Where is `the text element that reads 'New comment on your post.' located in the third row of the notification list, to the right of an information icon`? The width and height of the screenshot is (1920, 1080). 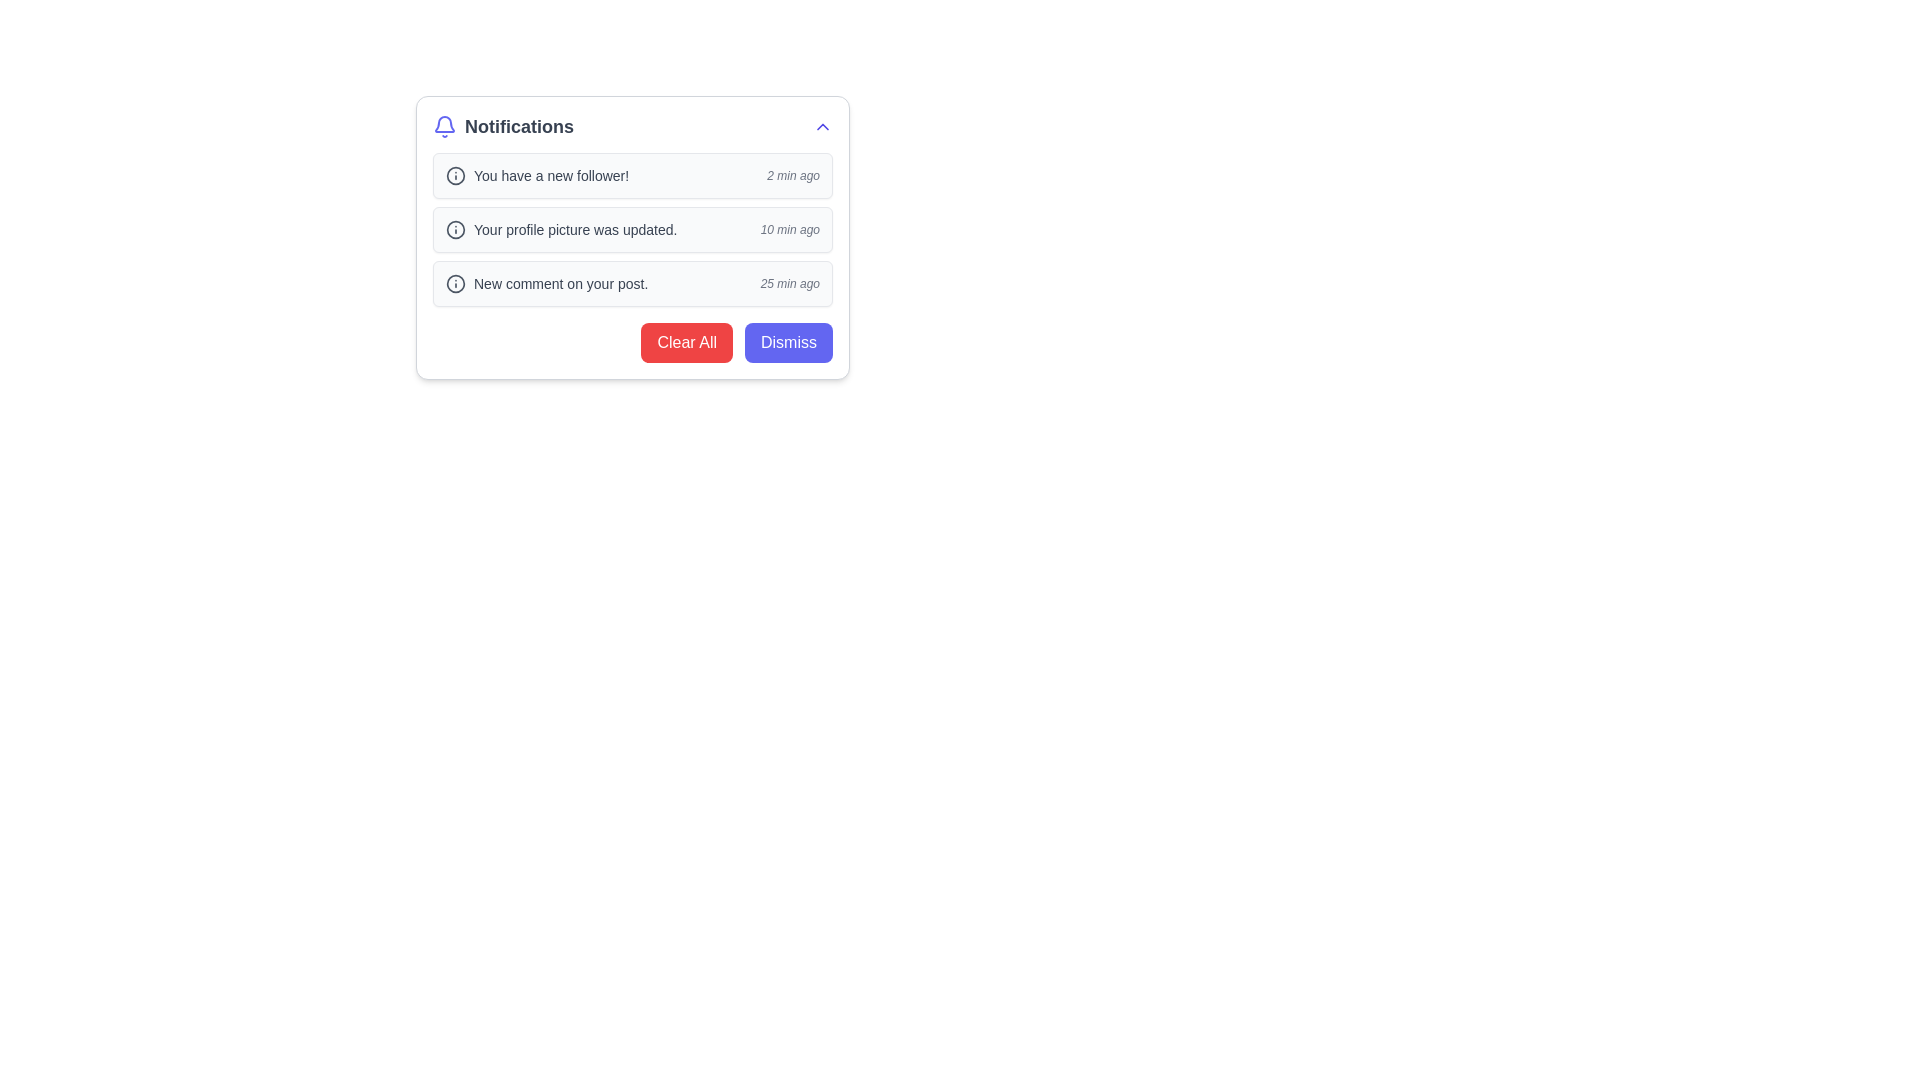
the text element that reads 'New comment on your post.' located in the third row of the notification list, to the right of an information icon is located at coordinates (560, 284).